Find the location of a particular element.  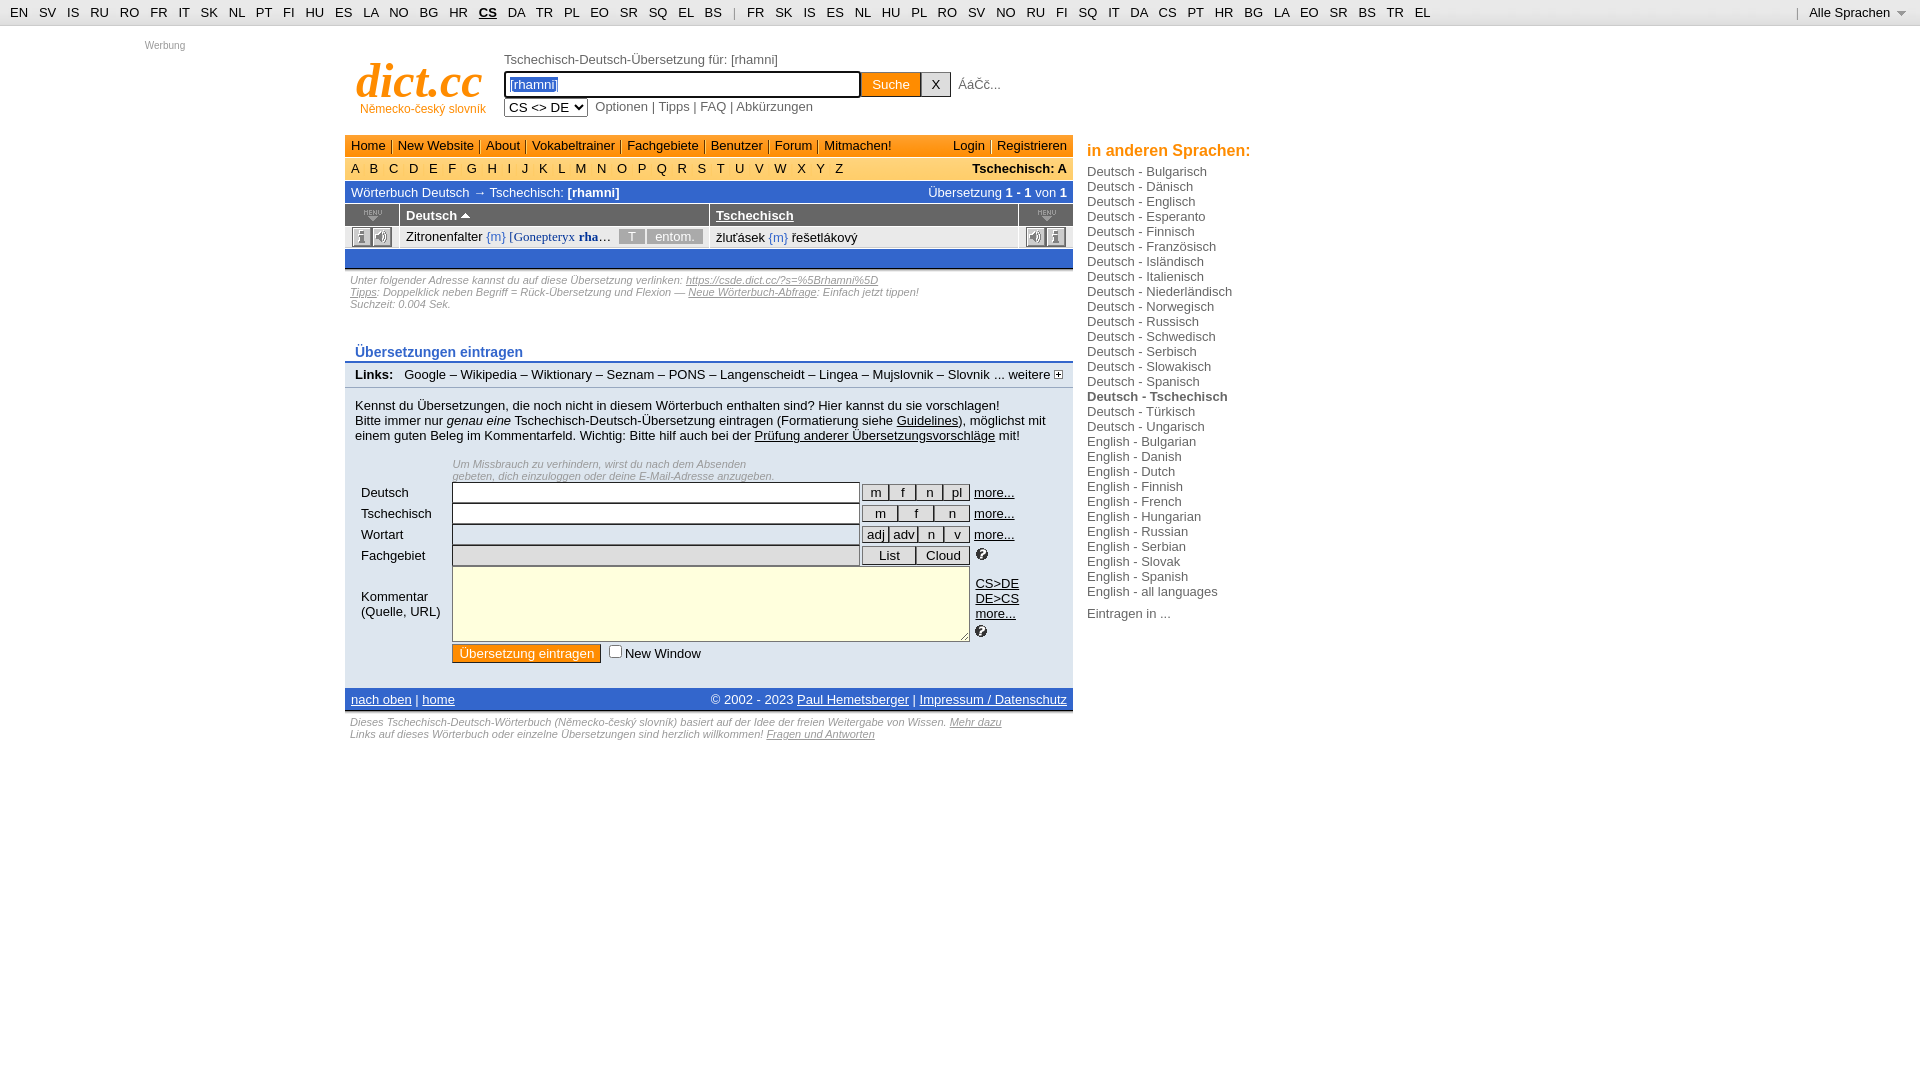

'IS' is located at coordinates (72, 12).